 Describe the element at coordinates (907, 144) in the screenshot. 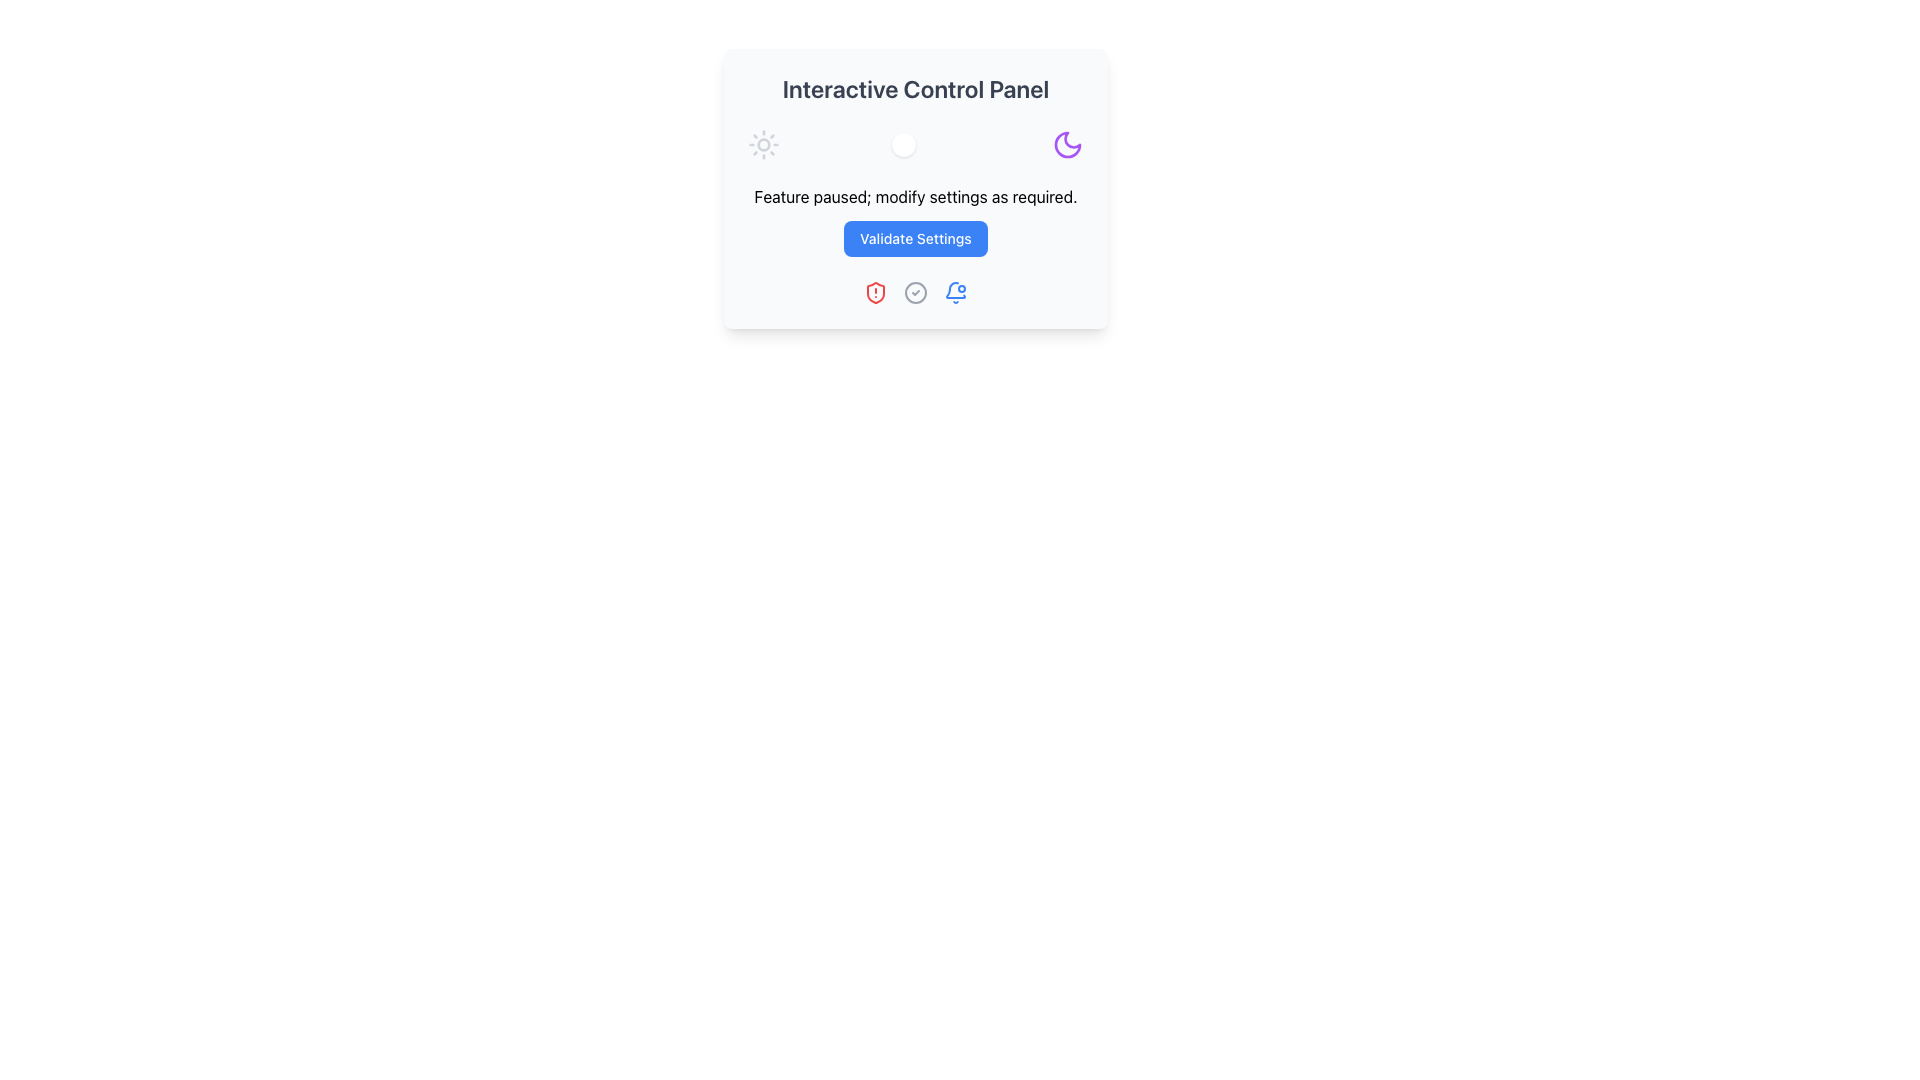

I see `the slider` at that location.